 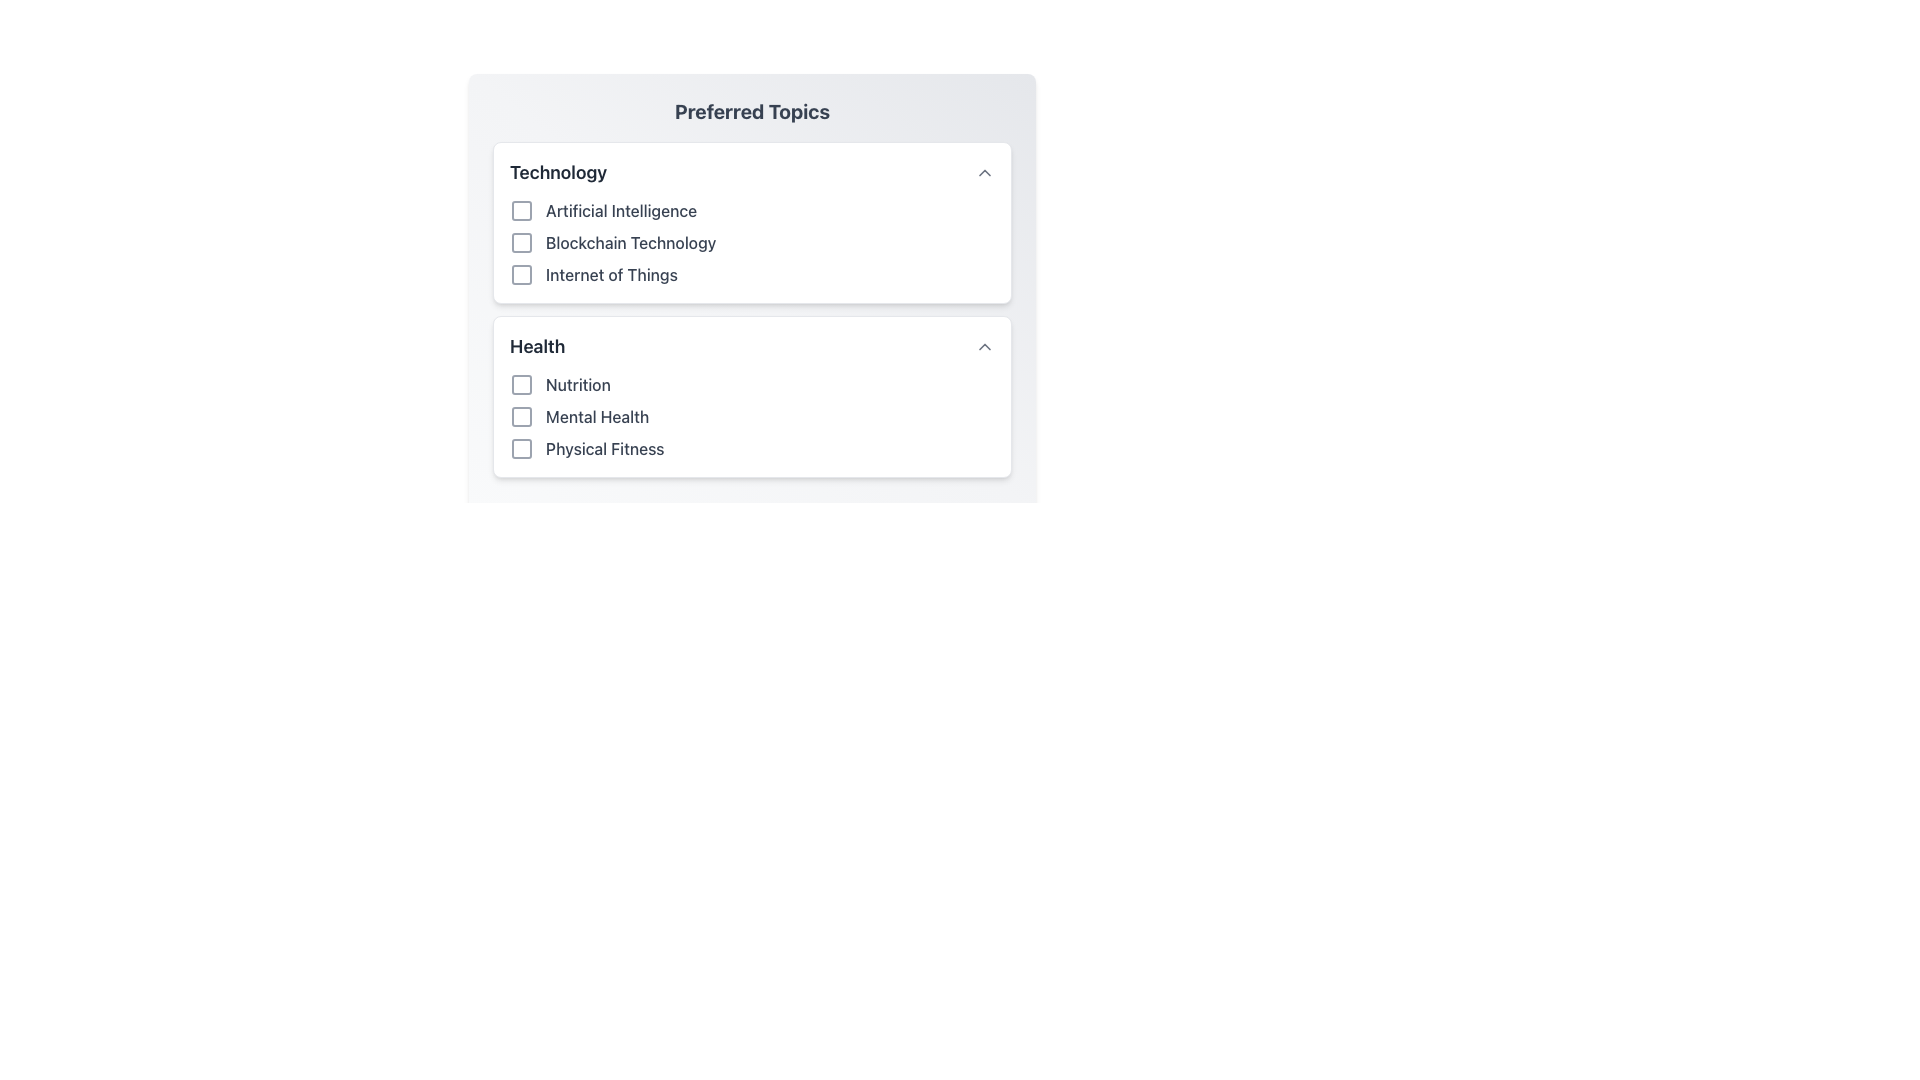 What do you see at coordinates (522, 274) in the screenshot?
I see `the checkbox located to the left of the 'Internet of Things' label in the Technology category` at bounding box center [522, 274].